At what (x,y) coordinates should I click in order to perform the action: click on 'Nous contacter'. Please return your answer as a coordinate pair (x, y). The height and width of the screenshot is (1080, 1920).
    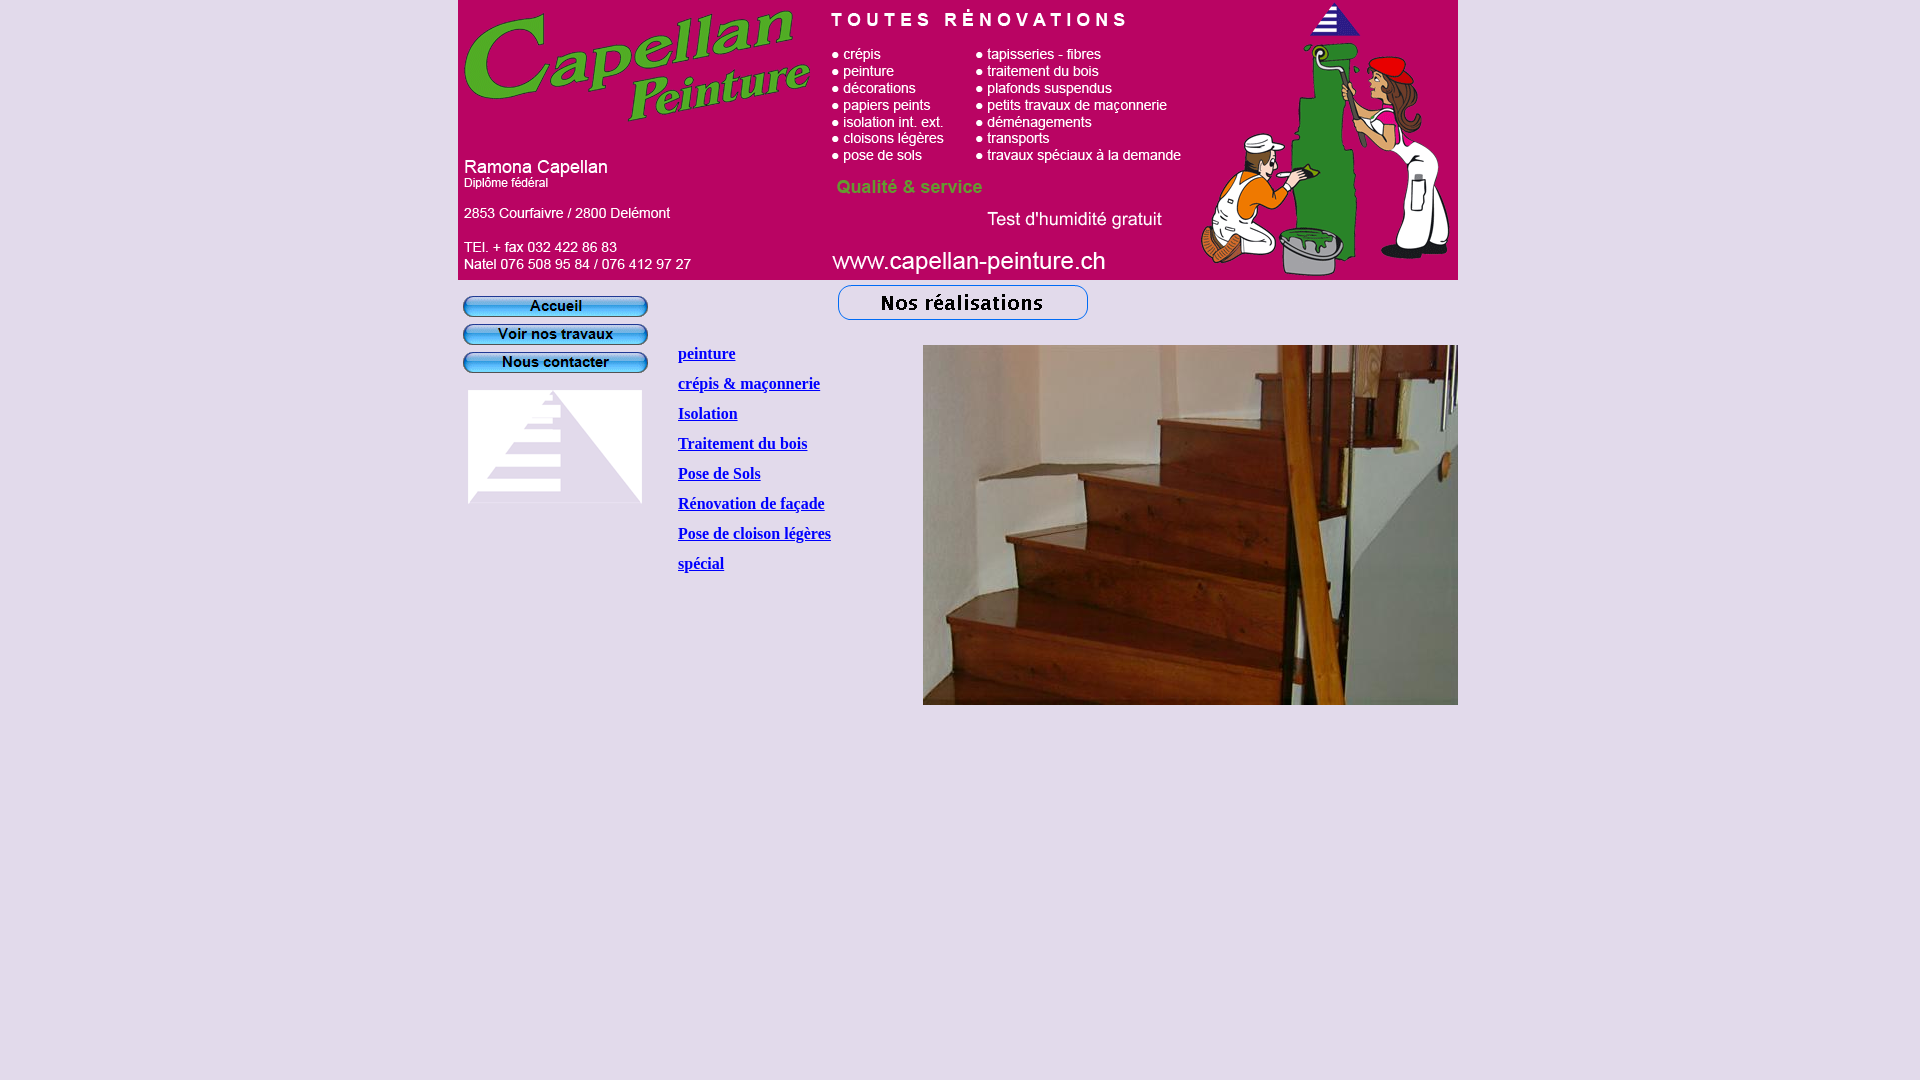
    Looking at the image, I should click on (555, 362).